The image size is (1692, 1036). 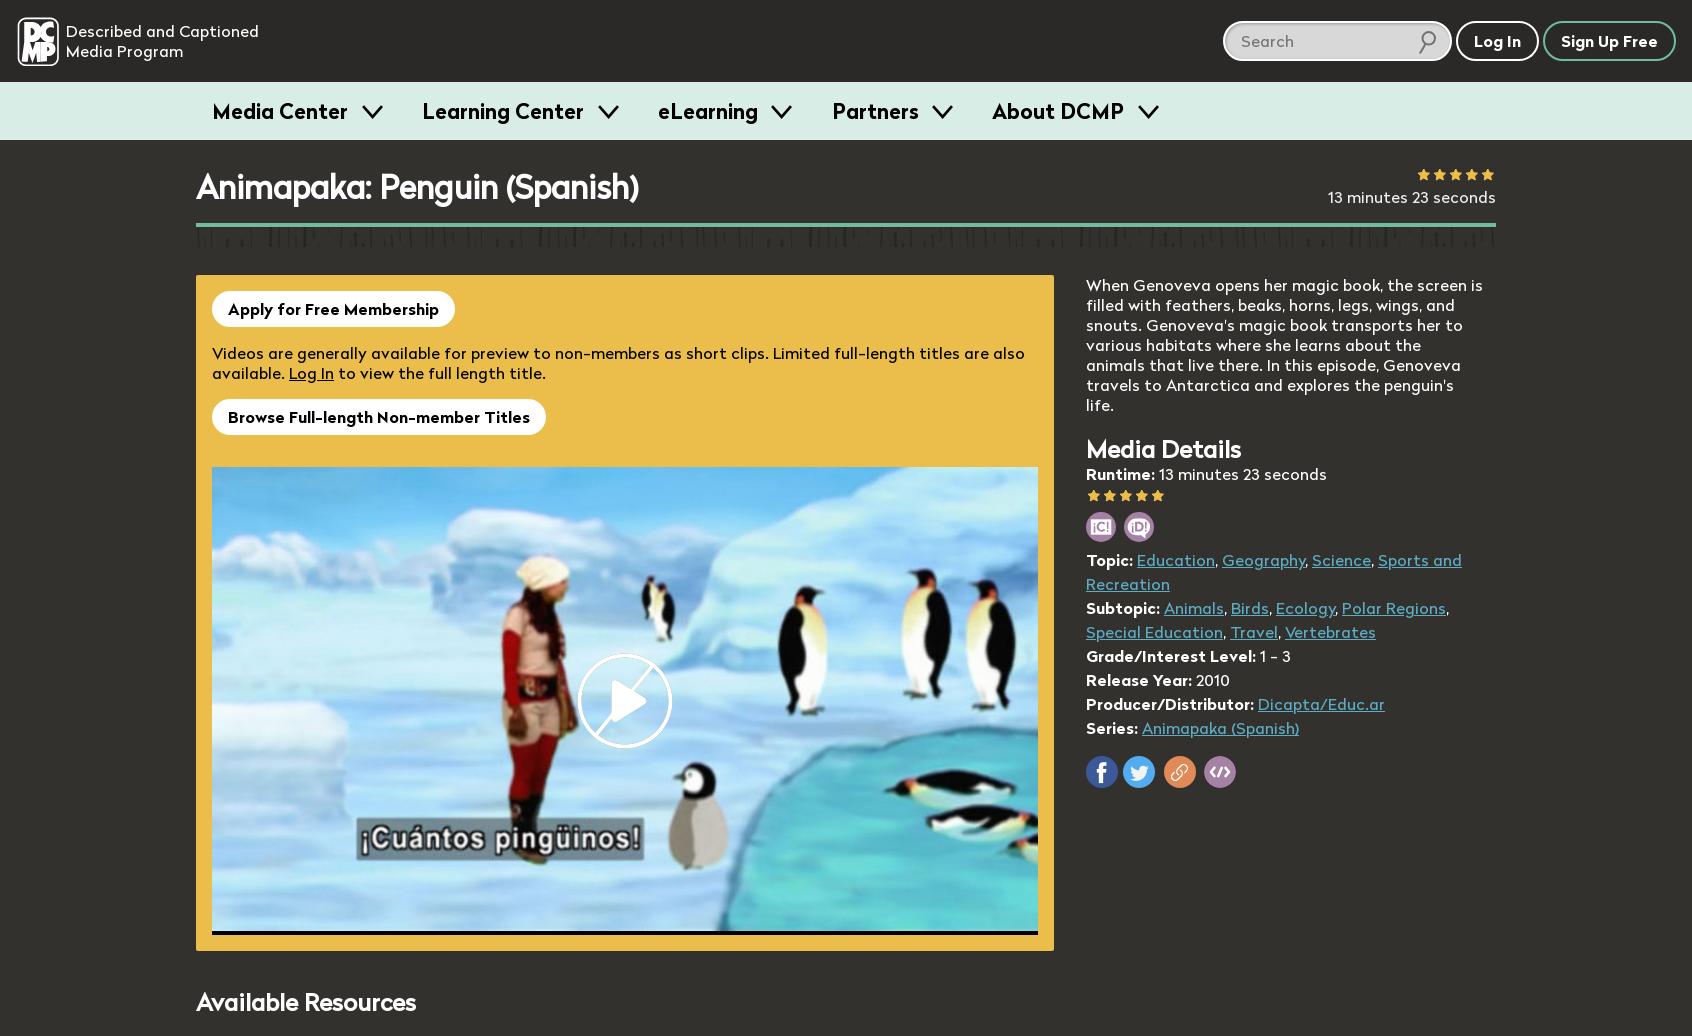 I want to click on 'Subtopic:', so click(x=1122, y=608).